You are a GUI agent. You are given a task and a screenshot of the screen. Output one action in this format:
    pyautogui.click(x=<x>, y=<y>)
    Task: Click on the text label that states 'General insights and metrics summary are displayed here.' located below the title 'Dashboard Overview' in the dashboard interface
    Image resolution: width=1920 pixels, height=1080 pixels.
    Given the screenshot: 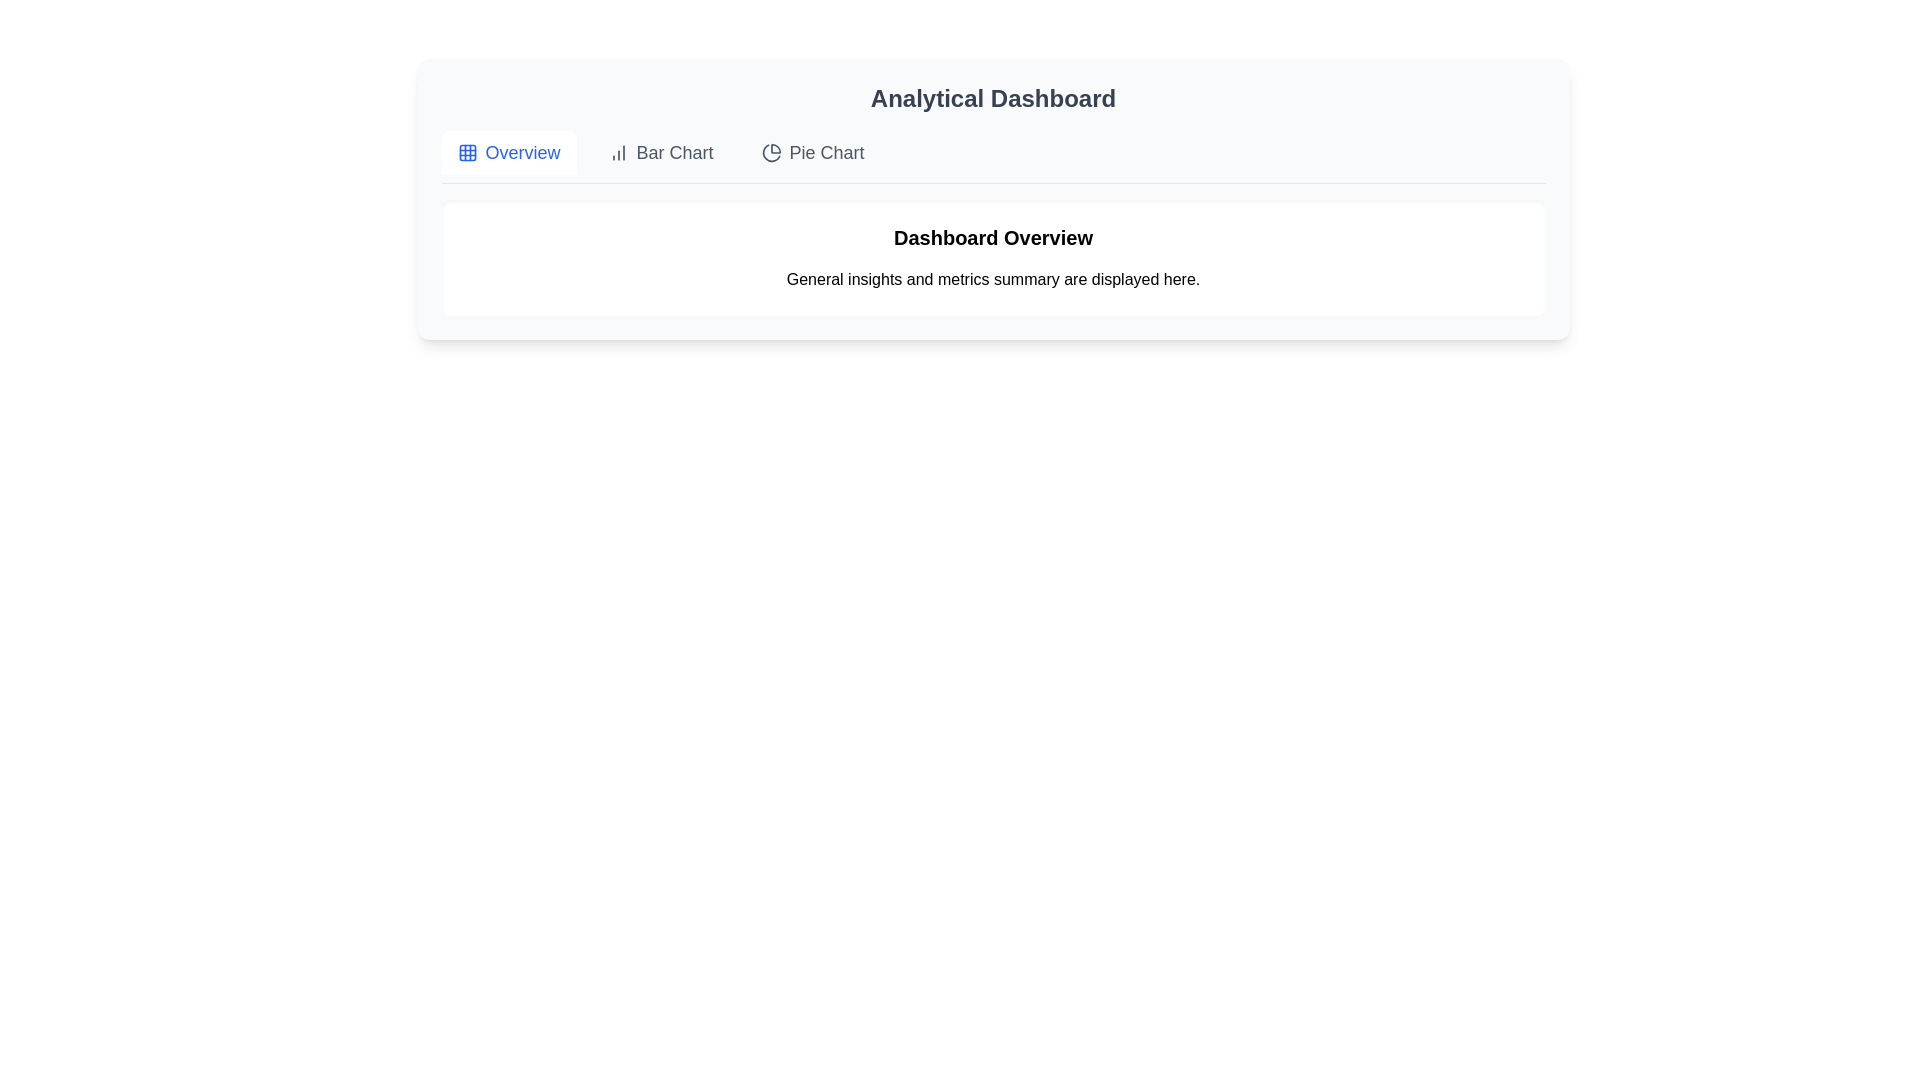 What is the action you would take?
    pyautogui.click(x=993, y=280)
    